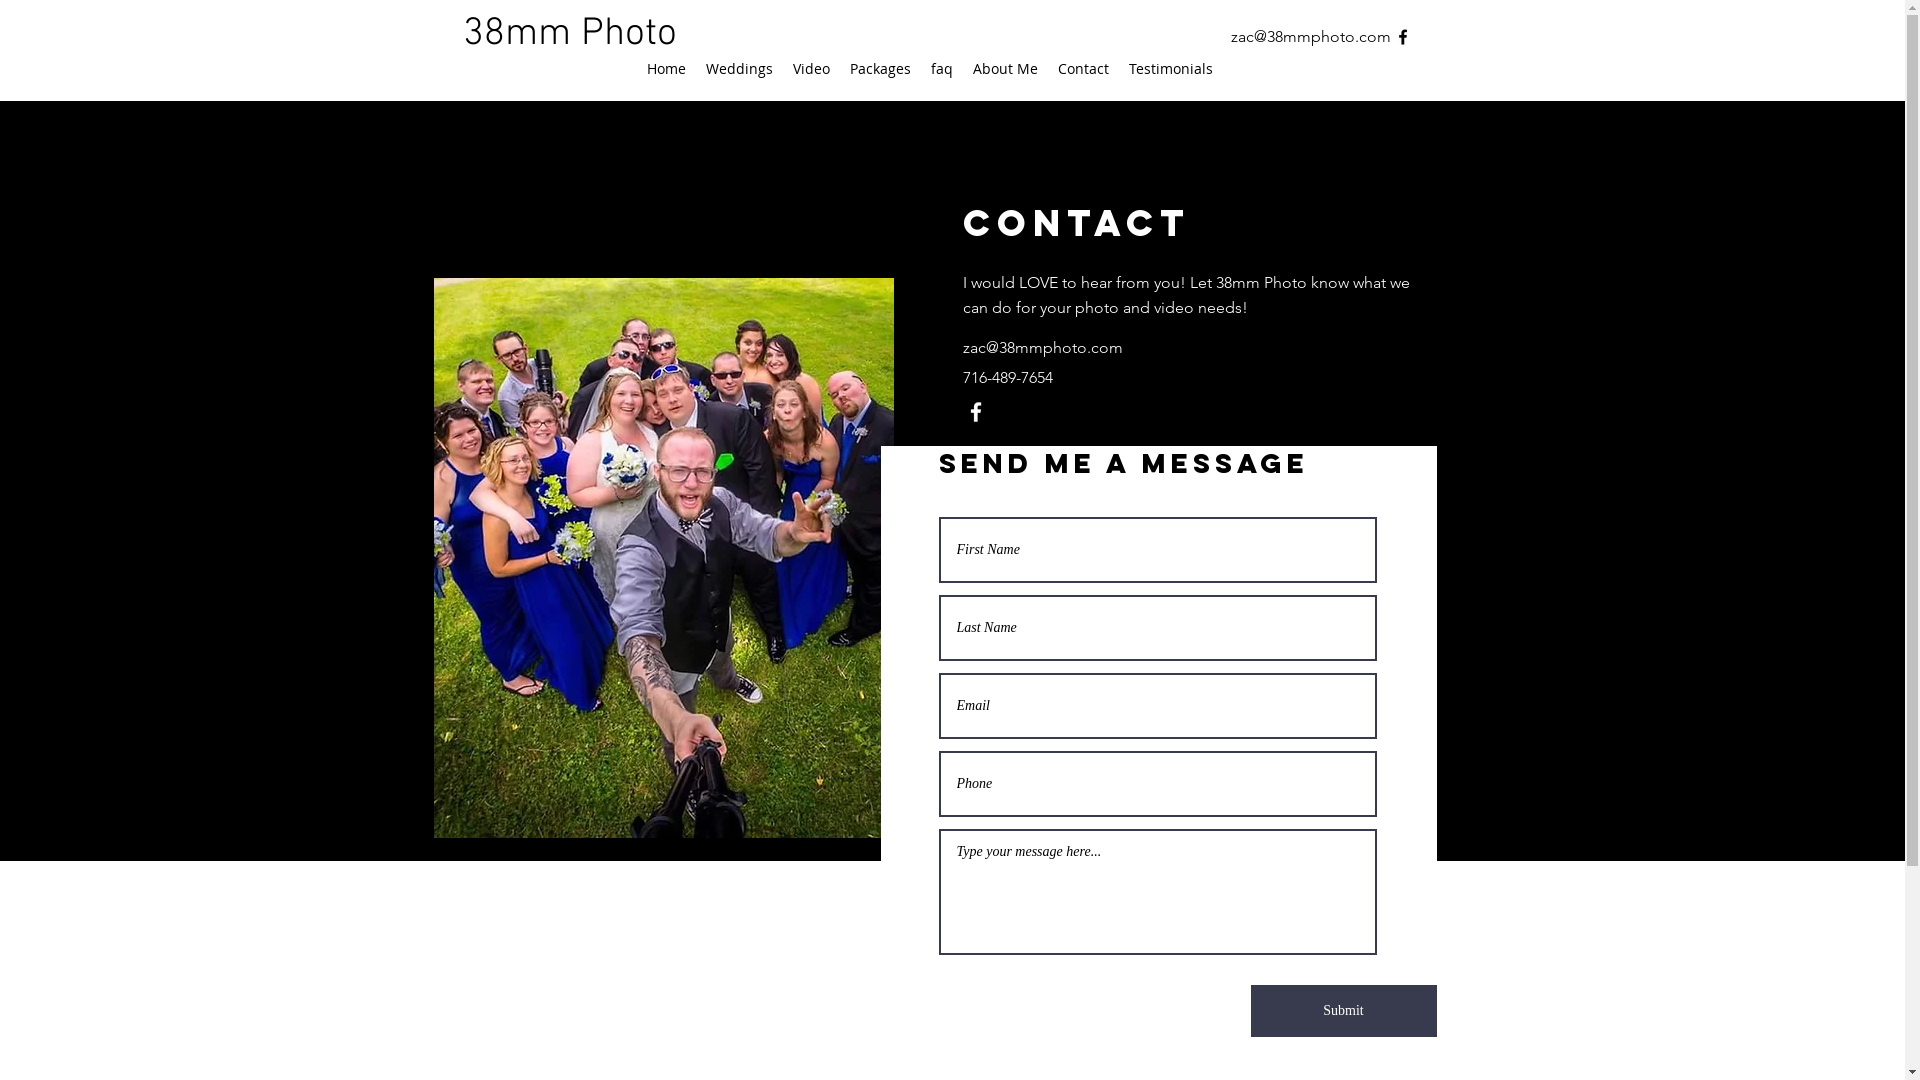  What do you see at coordinates (1040, 346) in the screenshot?
I see `'zac@38mmphoto.com'` at bounding box center [1040, 346].